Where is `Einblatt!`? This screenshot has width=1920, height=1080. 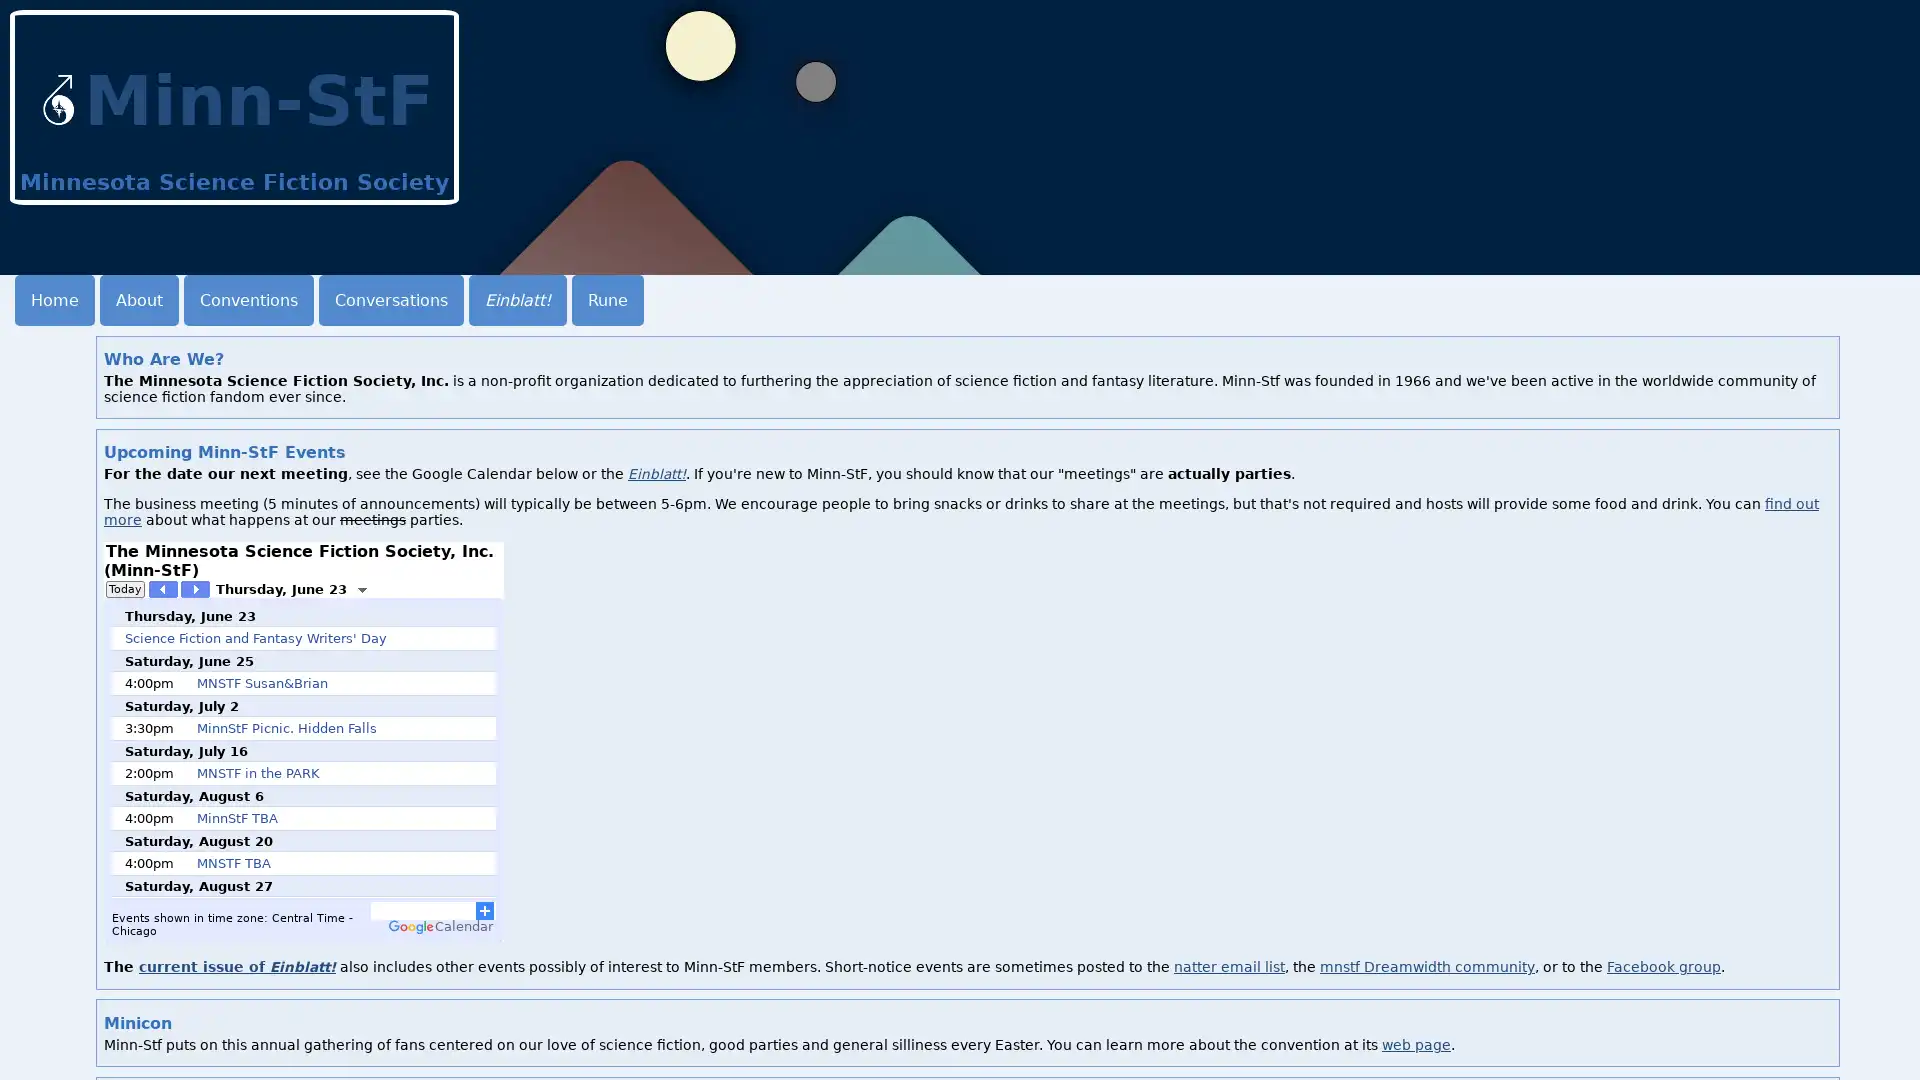
Einblatt! is located at coordinates (518, 300).